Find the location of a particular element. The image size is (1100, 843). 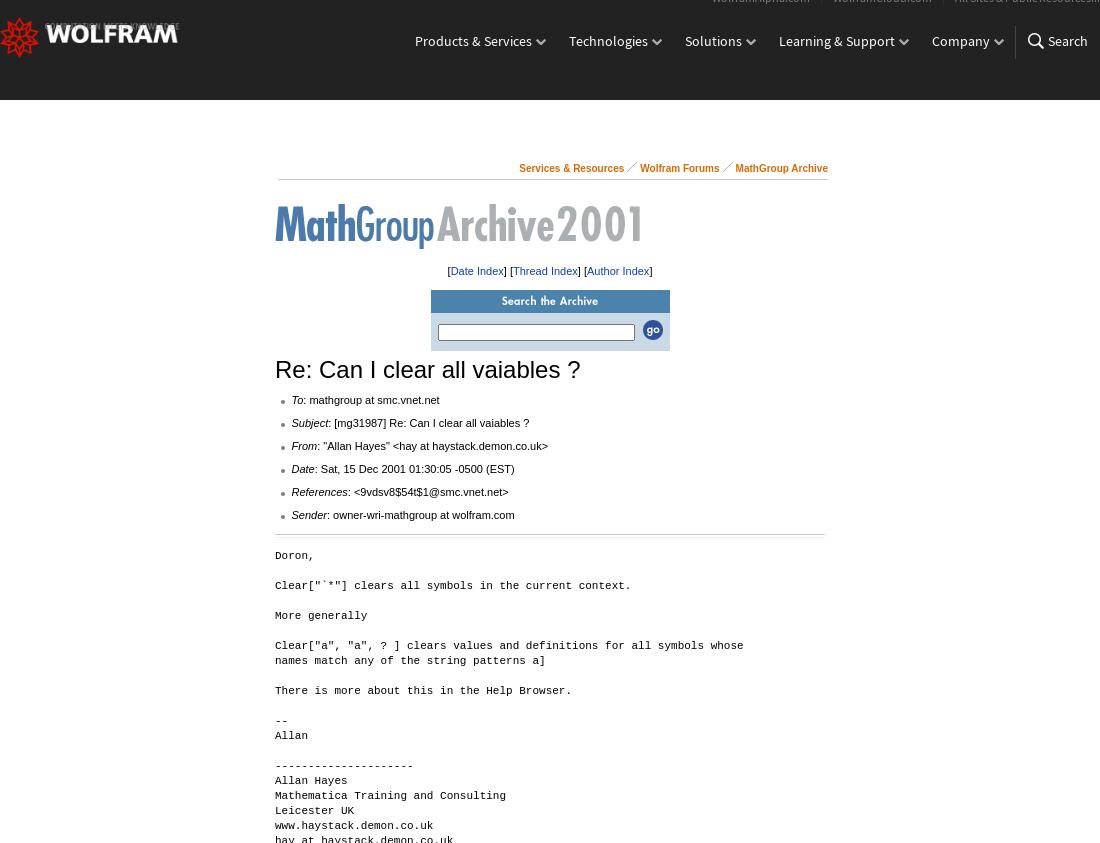

'[' is located at coordinates (447, 271).